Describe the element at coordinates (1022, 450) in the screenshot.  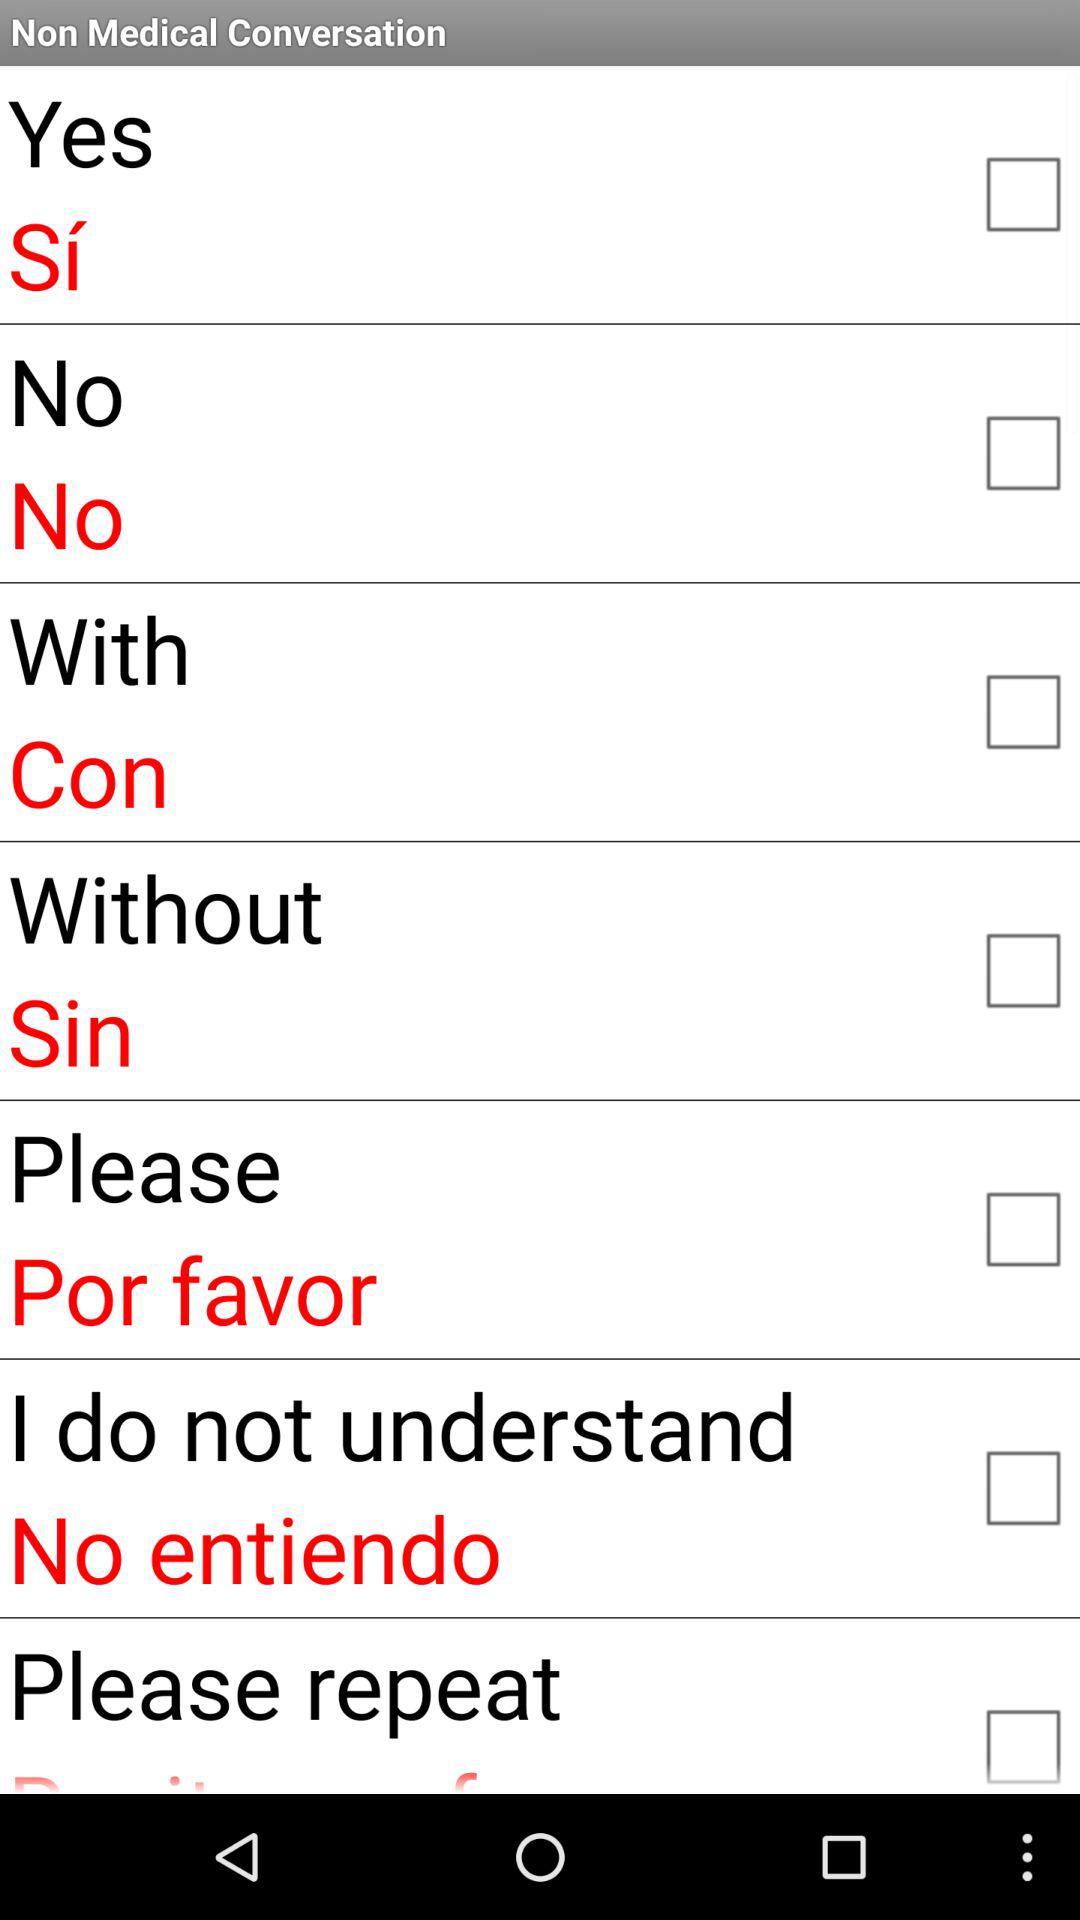
I see `no` at that location.